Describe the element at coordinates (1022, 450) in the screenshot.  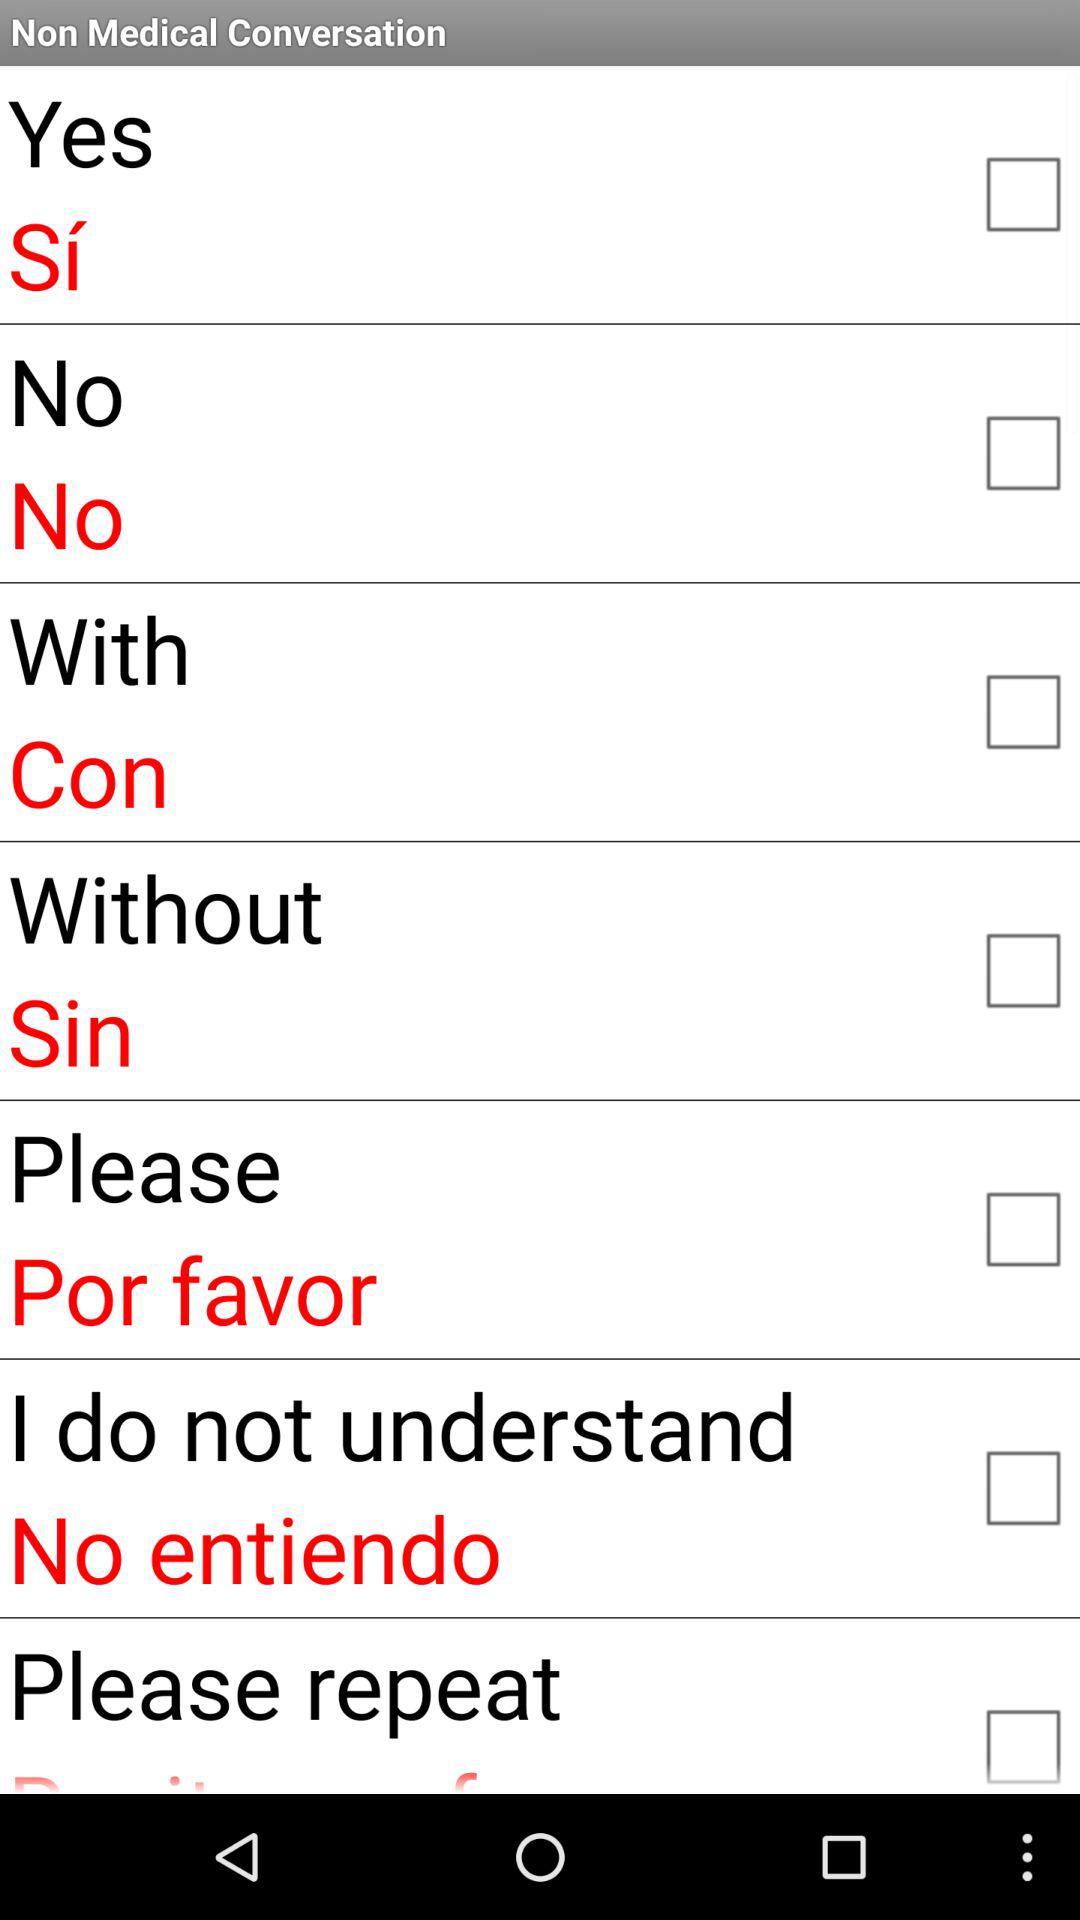
I see `no` at that location.